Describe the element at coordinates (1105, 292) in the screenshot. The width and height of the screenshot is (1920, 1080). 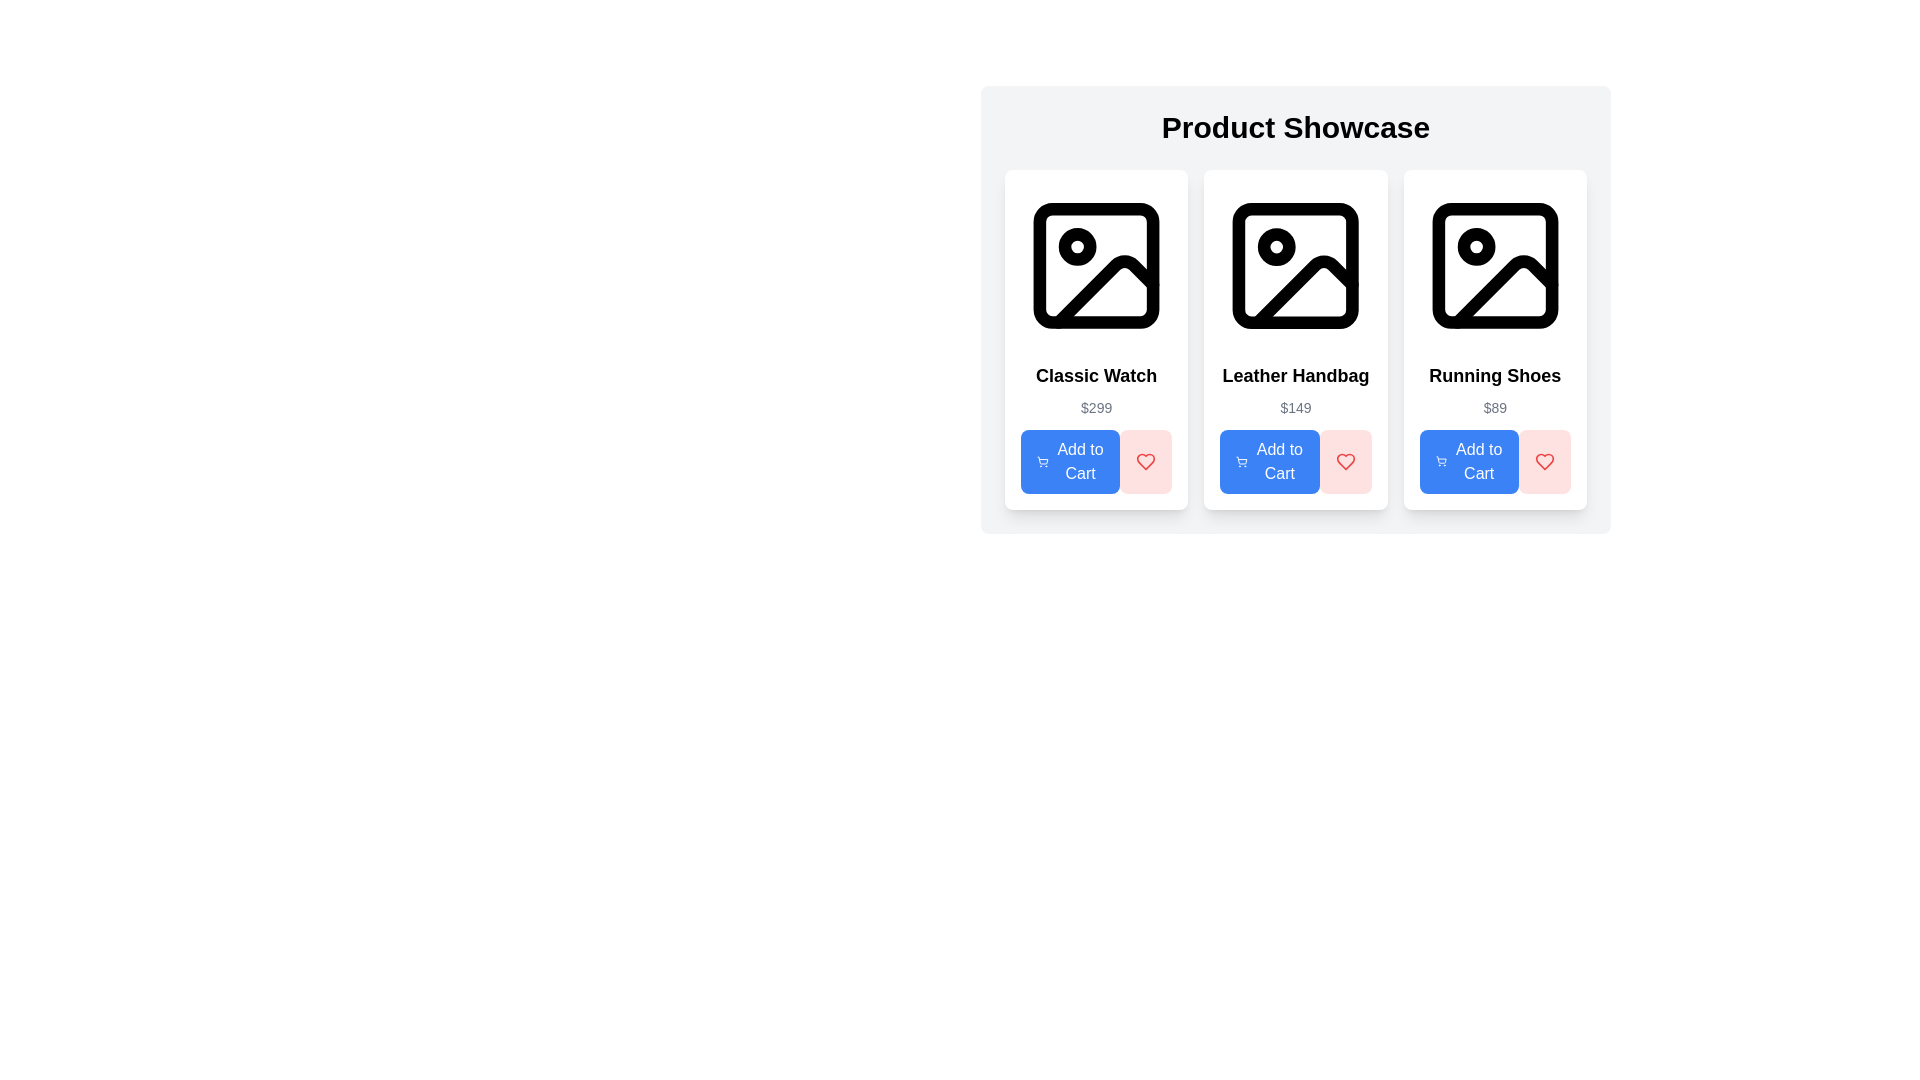
I see `the diagonal line in the bottom-right part of the 'Classic Watch' product card's image icon, which is styled with black strokes` at that location.